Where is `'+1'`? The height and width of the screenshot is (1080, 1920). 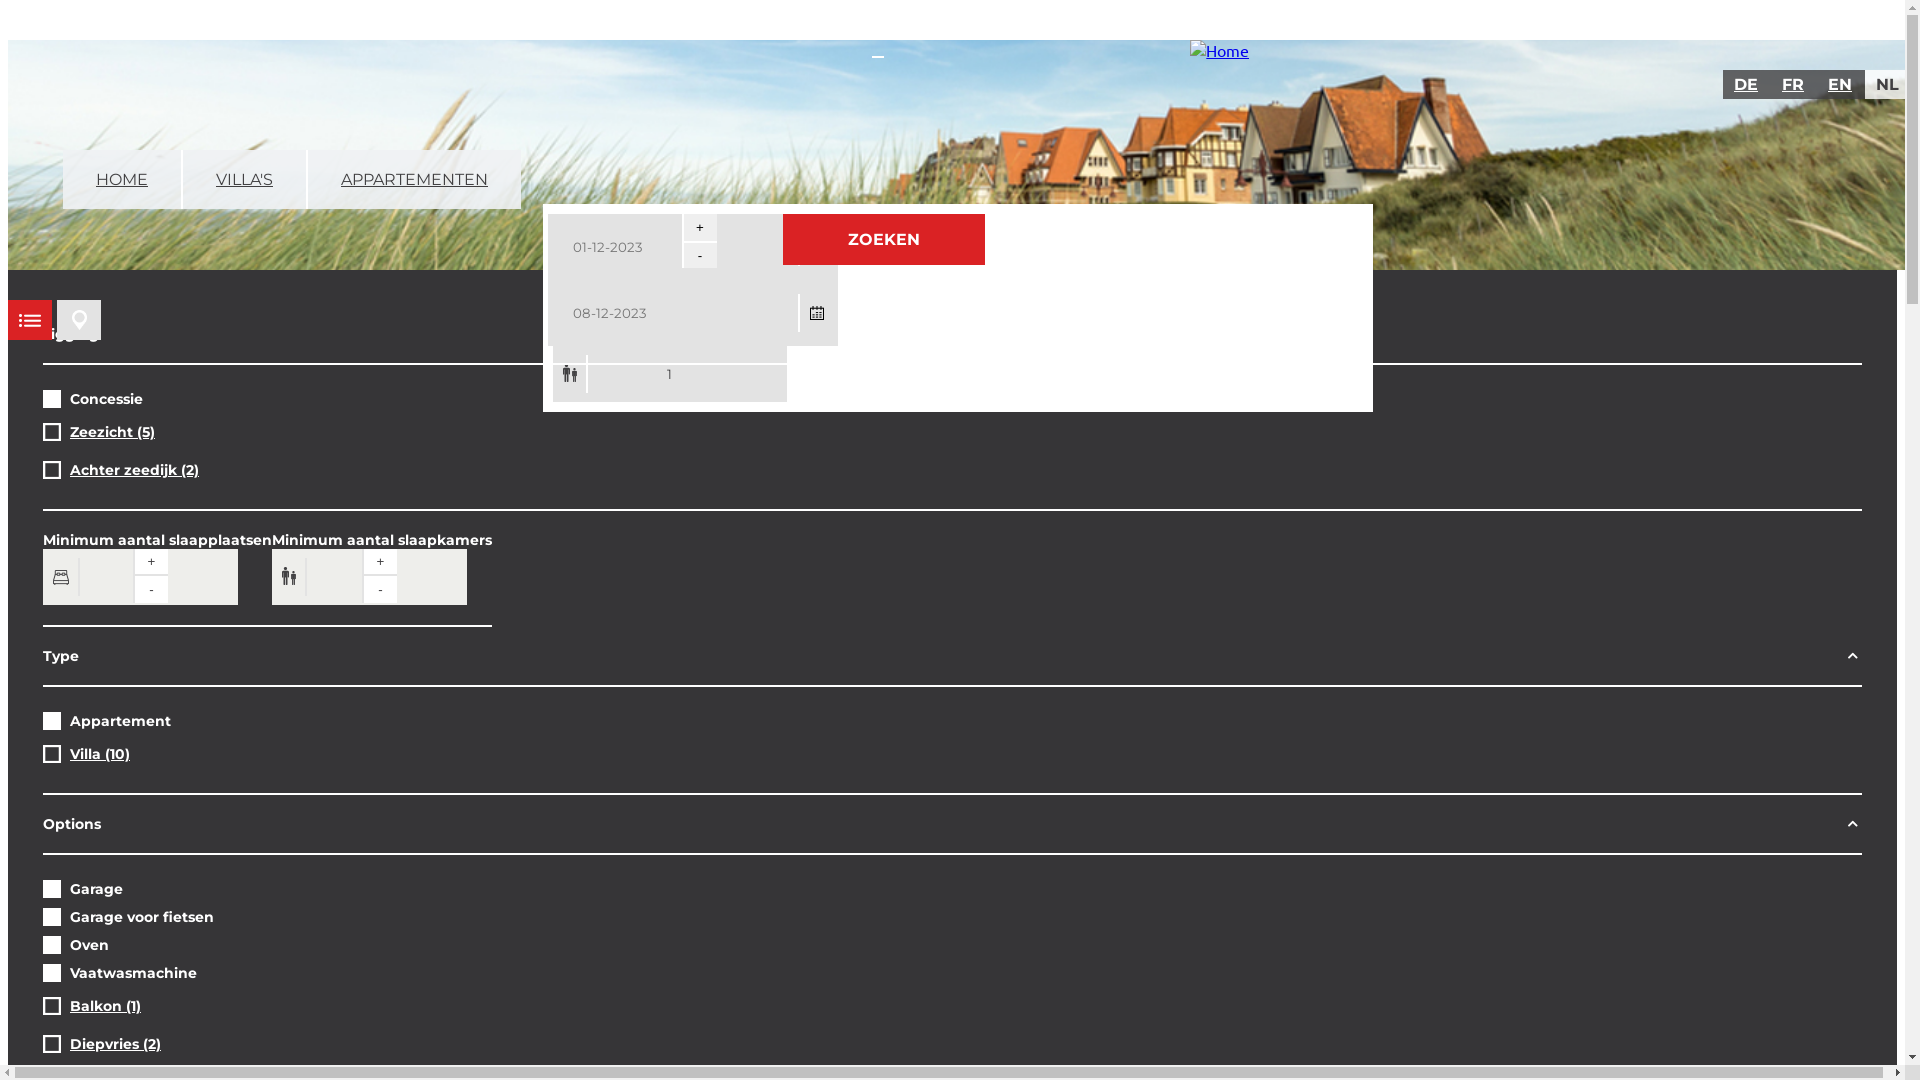
'+1' is located at coordinates (699, 226).